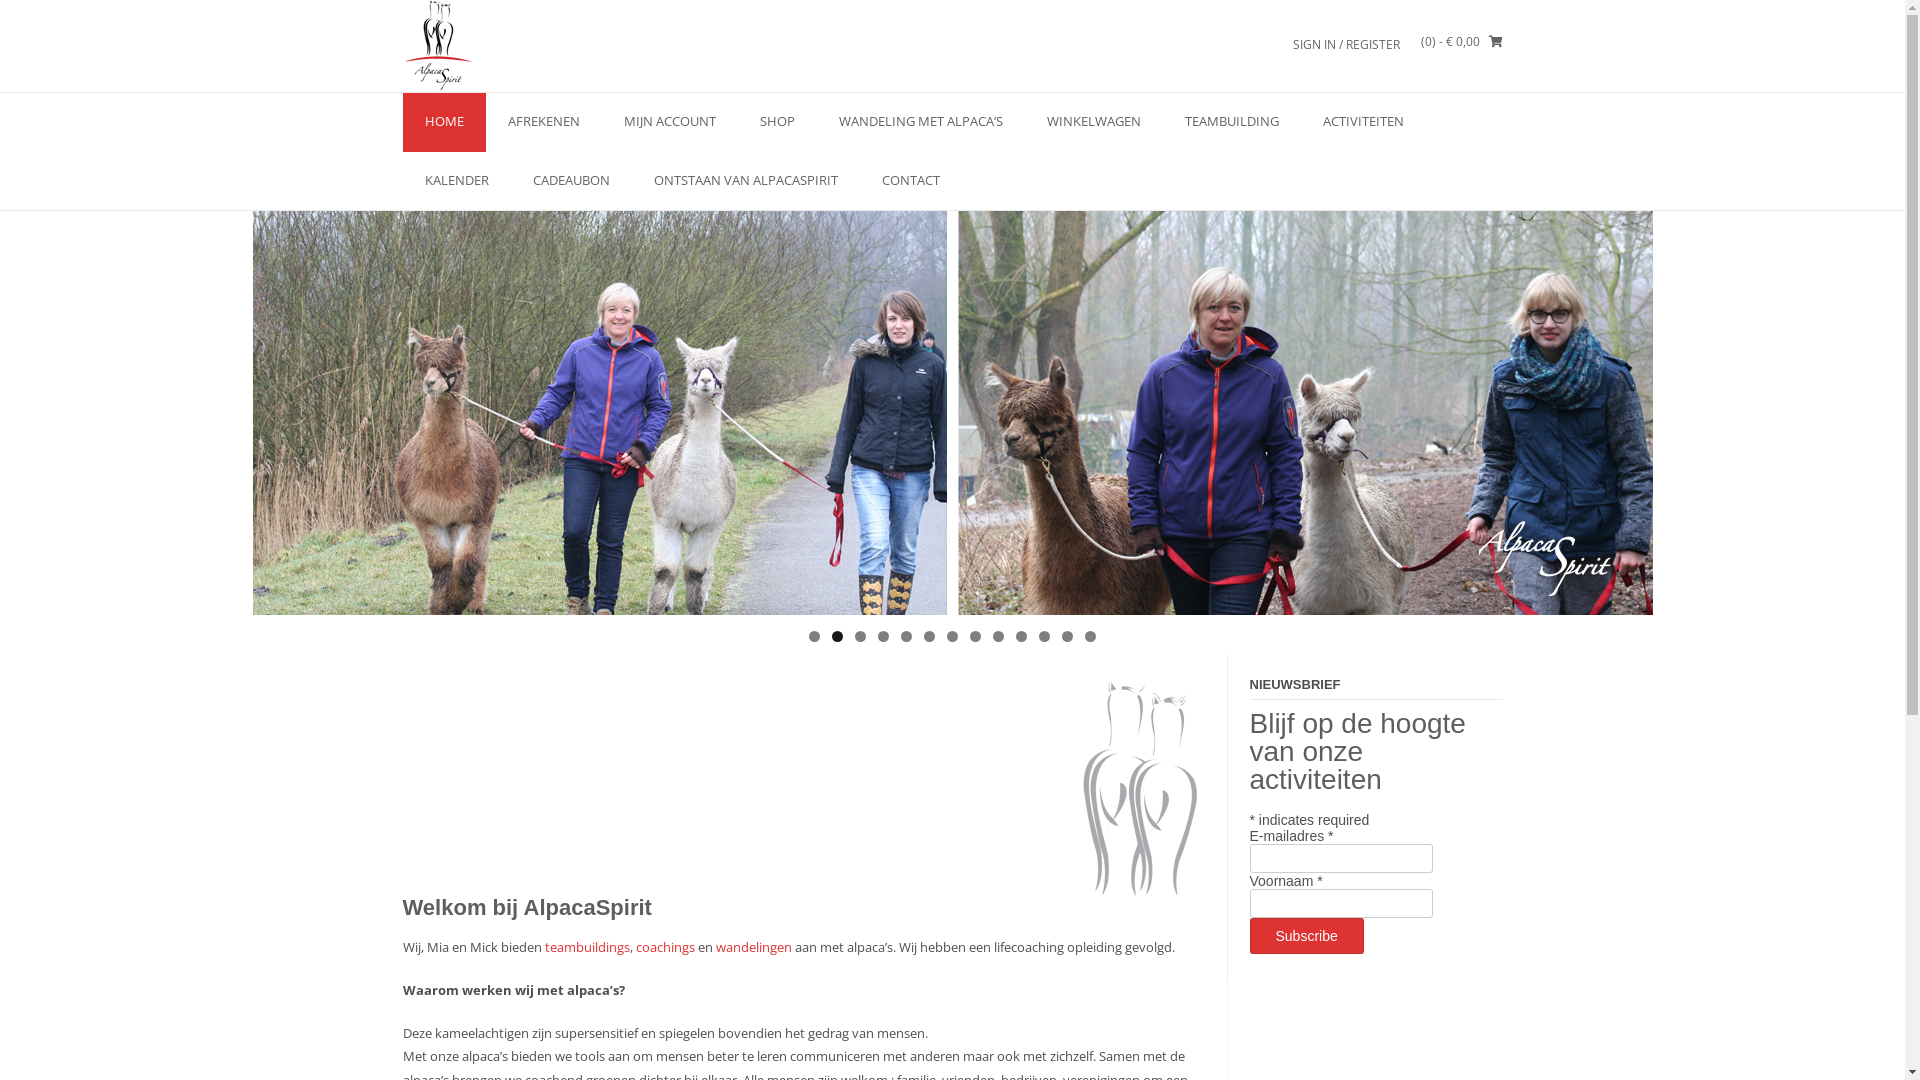  I want to click on 'MIJN ACCOUNT', so click(670, 122).